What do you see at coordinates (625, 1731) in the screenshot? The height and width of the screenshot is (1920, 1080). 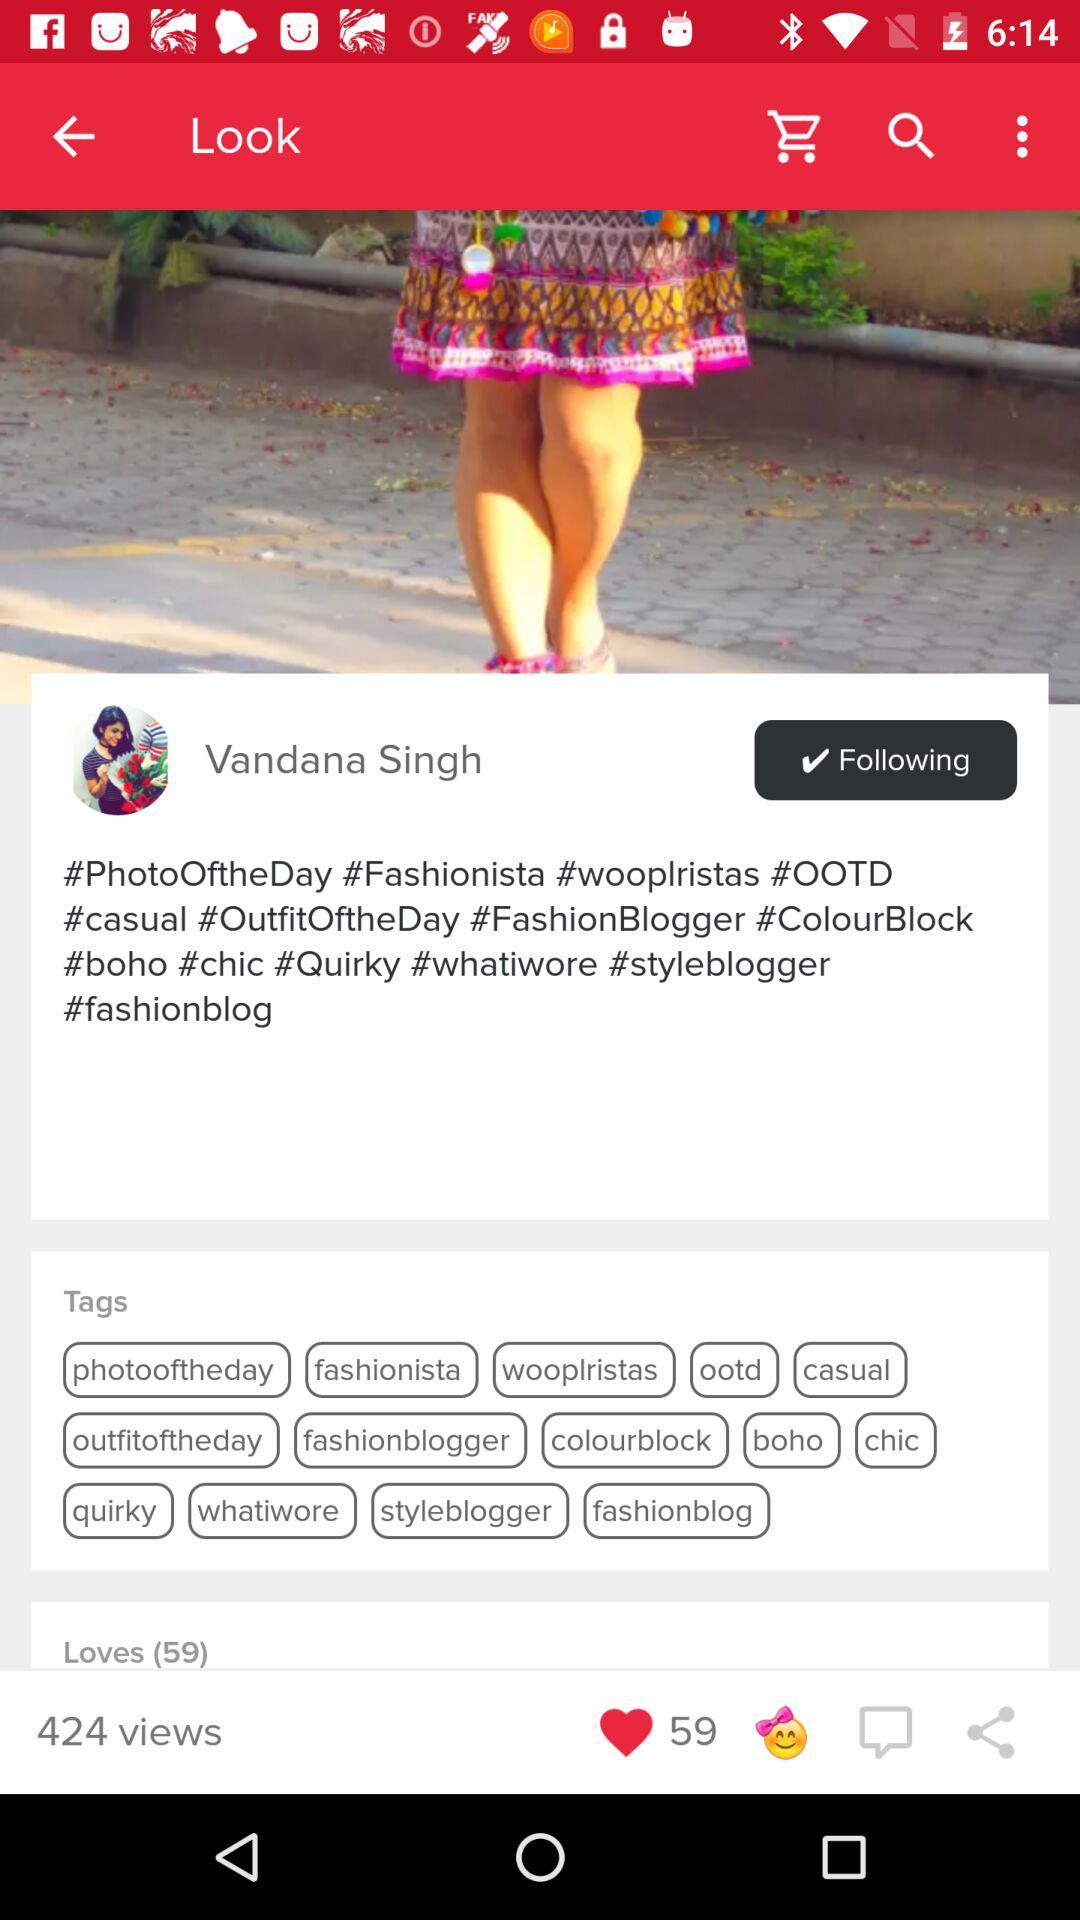 I see `put a like on the photo` at bounding box center [625, 1731].